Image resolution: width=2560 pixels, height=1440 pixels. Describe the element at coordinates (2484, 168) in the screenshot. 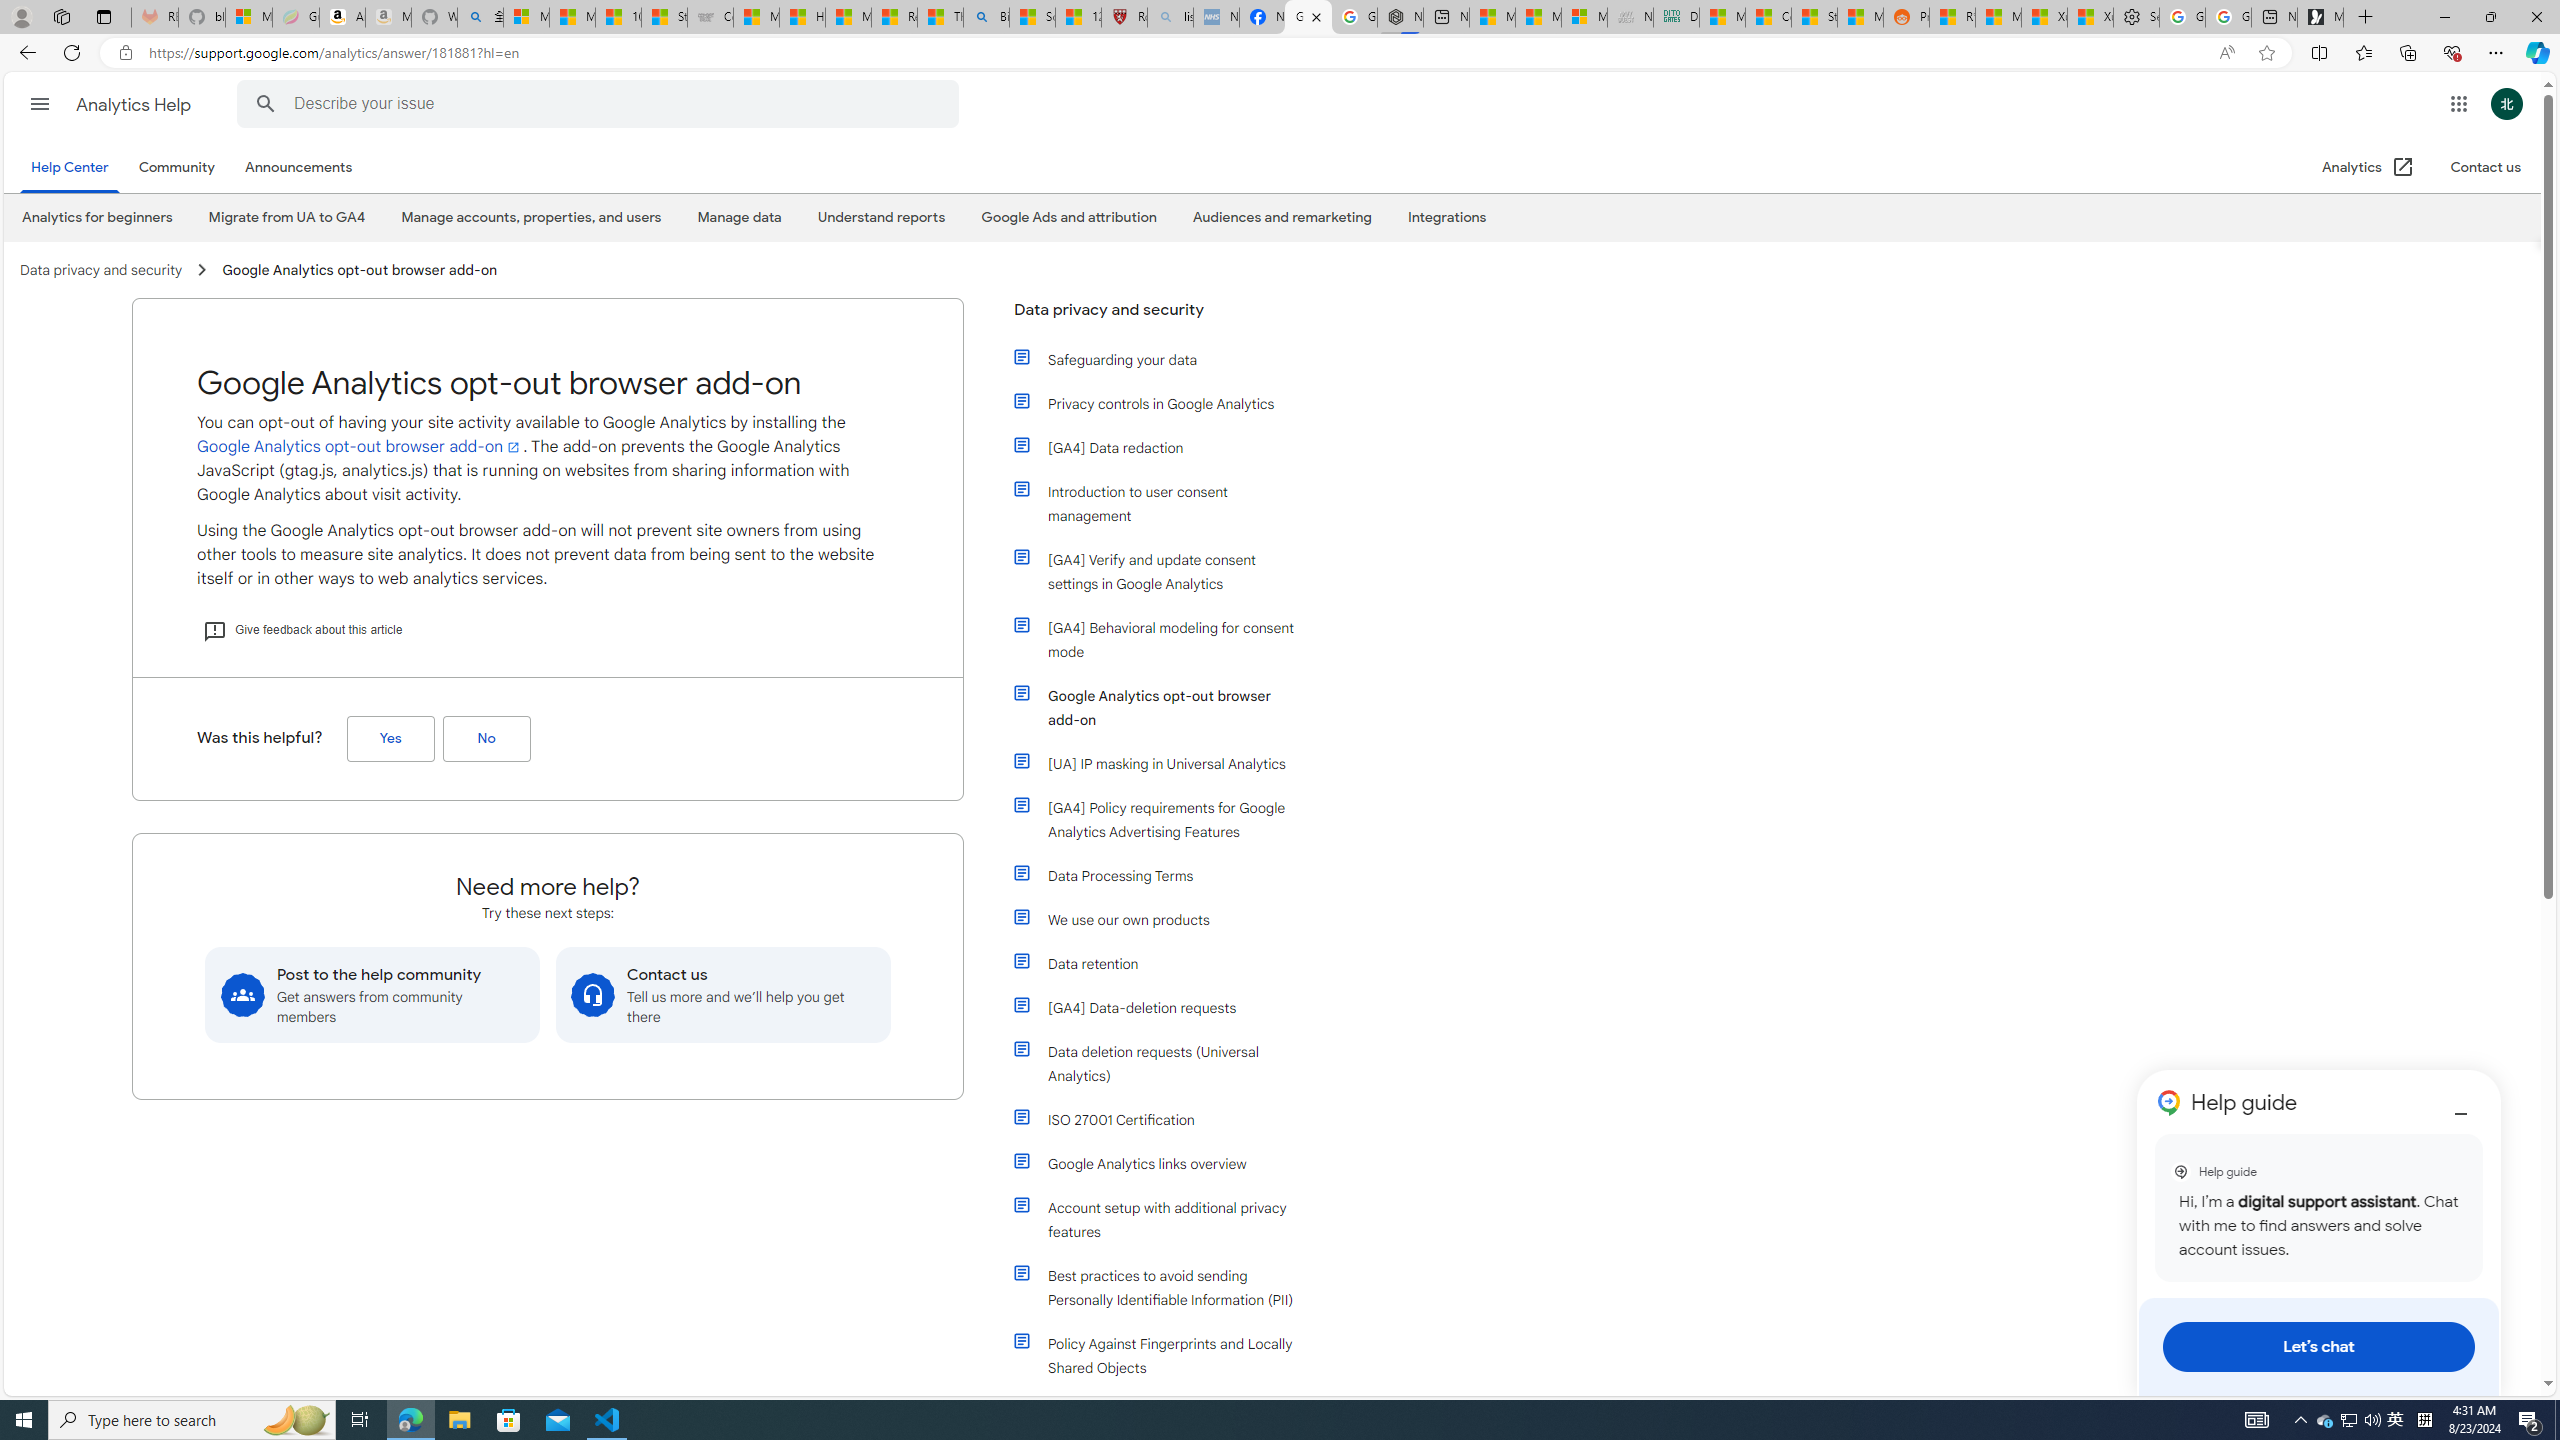

I see `'Contact us'` at that location.